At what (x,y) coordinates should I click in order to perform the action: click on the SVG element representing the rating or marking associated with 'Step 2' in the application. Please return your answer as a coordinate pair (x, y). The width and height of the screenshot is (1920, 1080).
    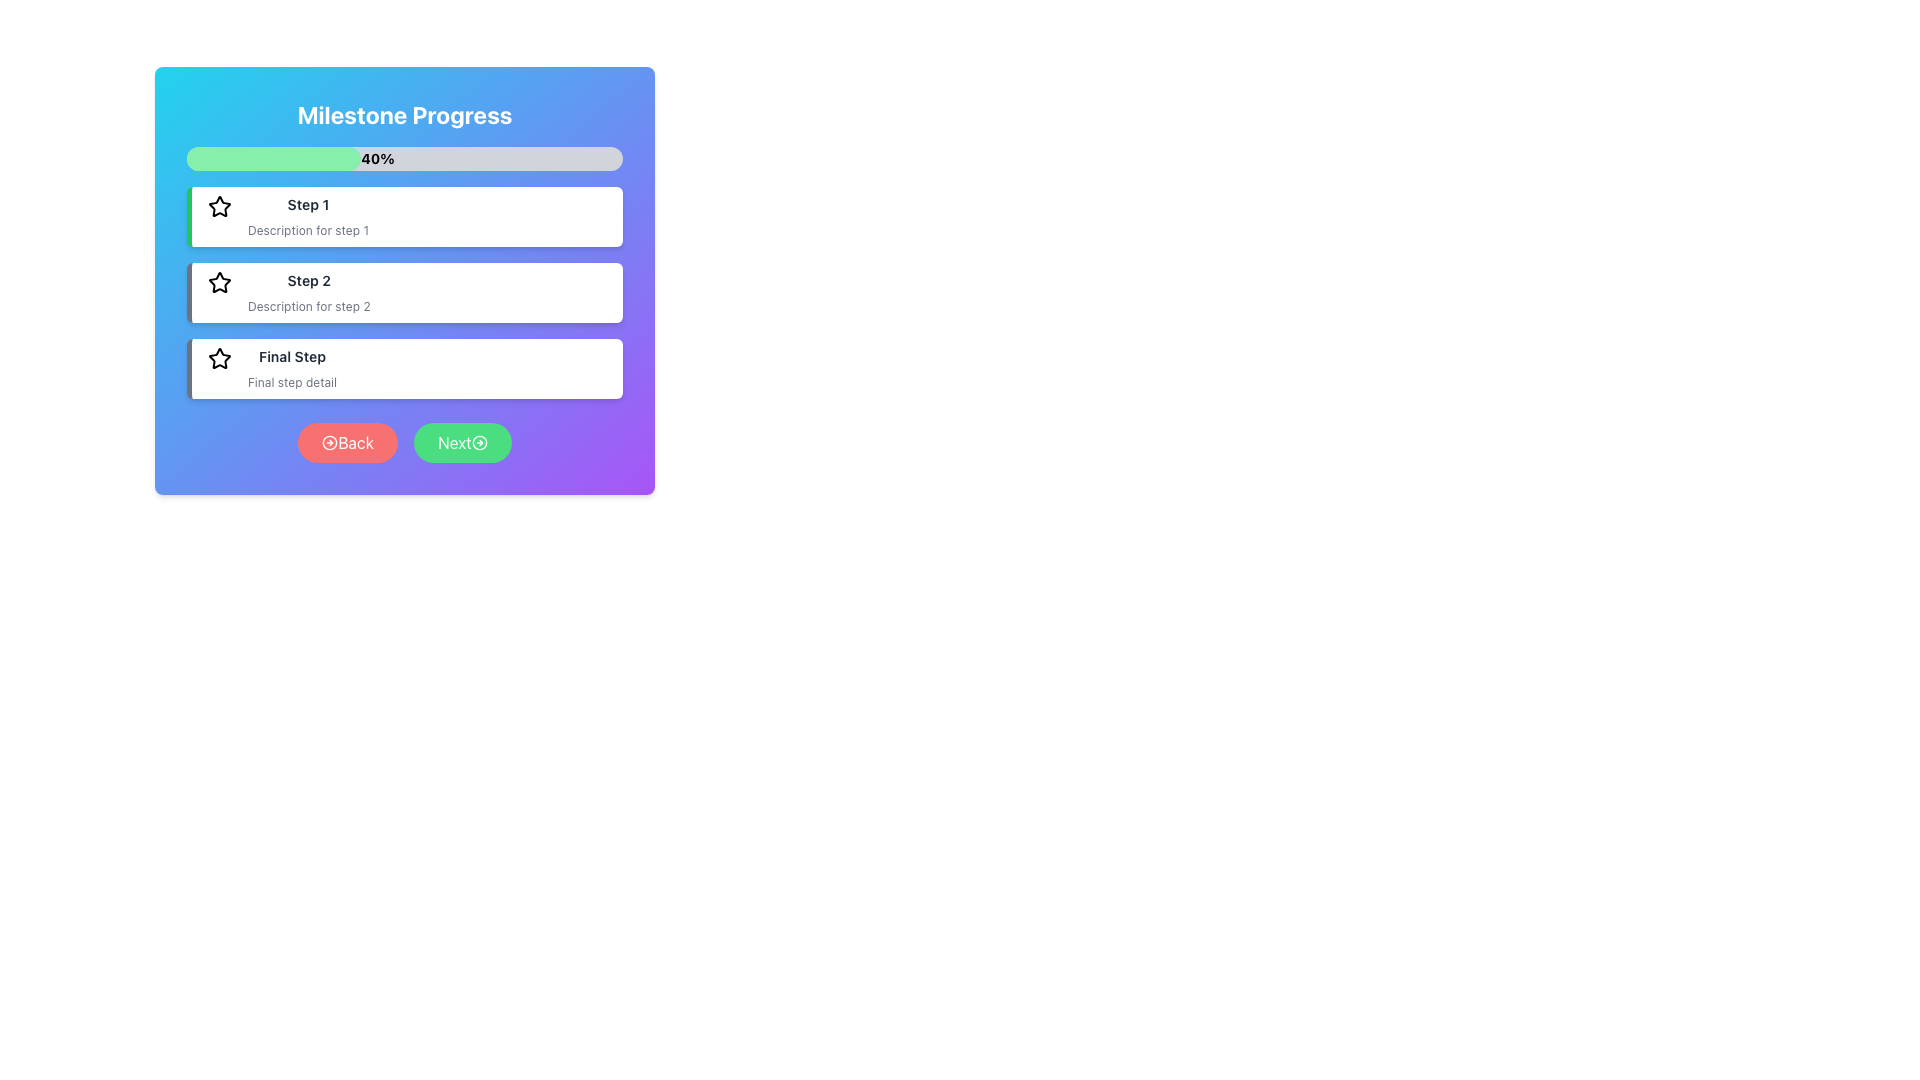
    Looking at the image, I should click on (220, 282).